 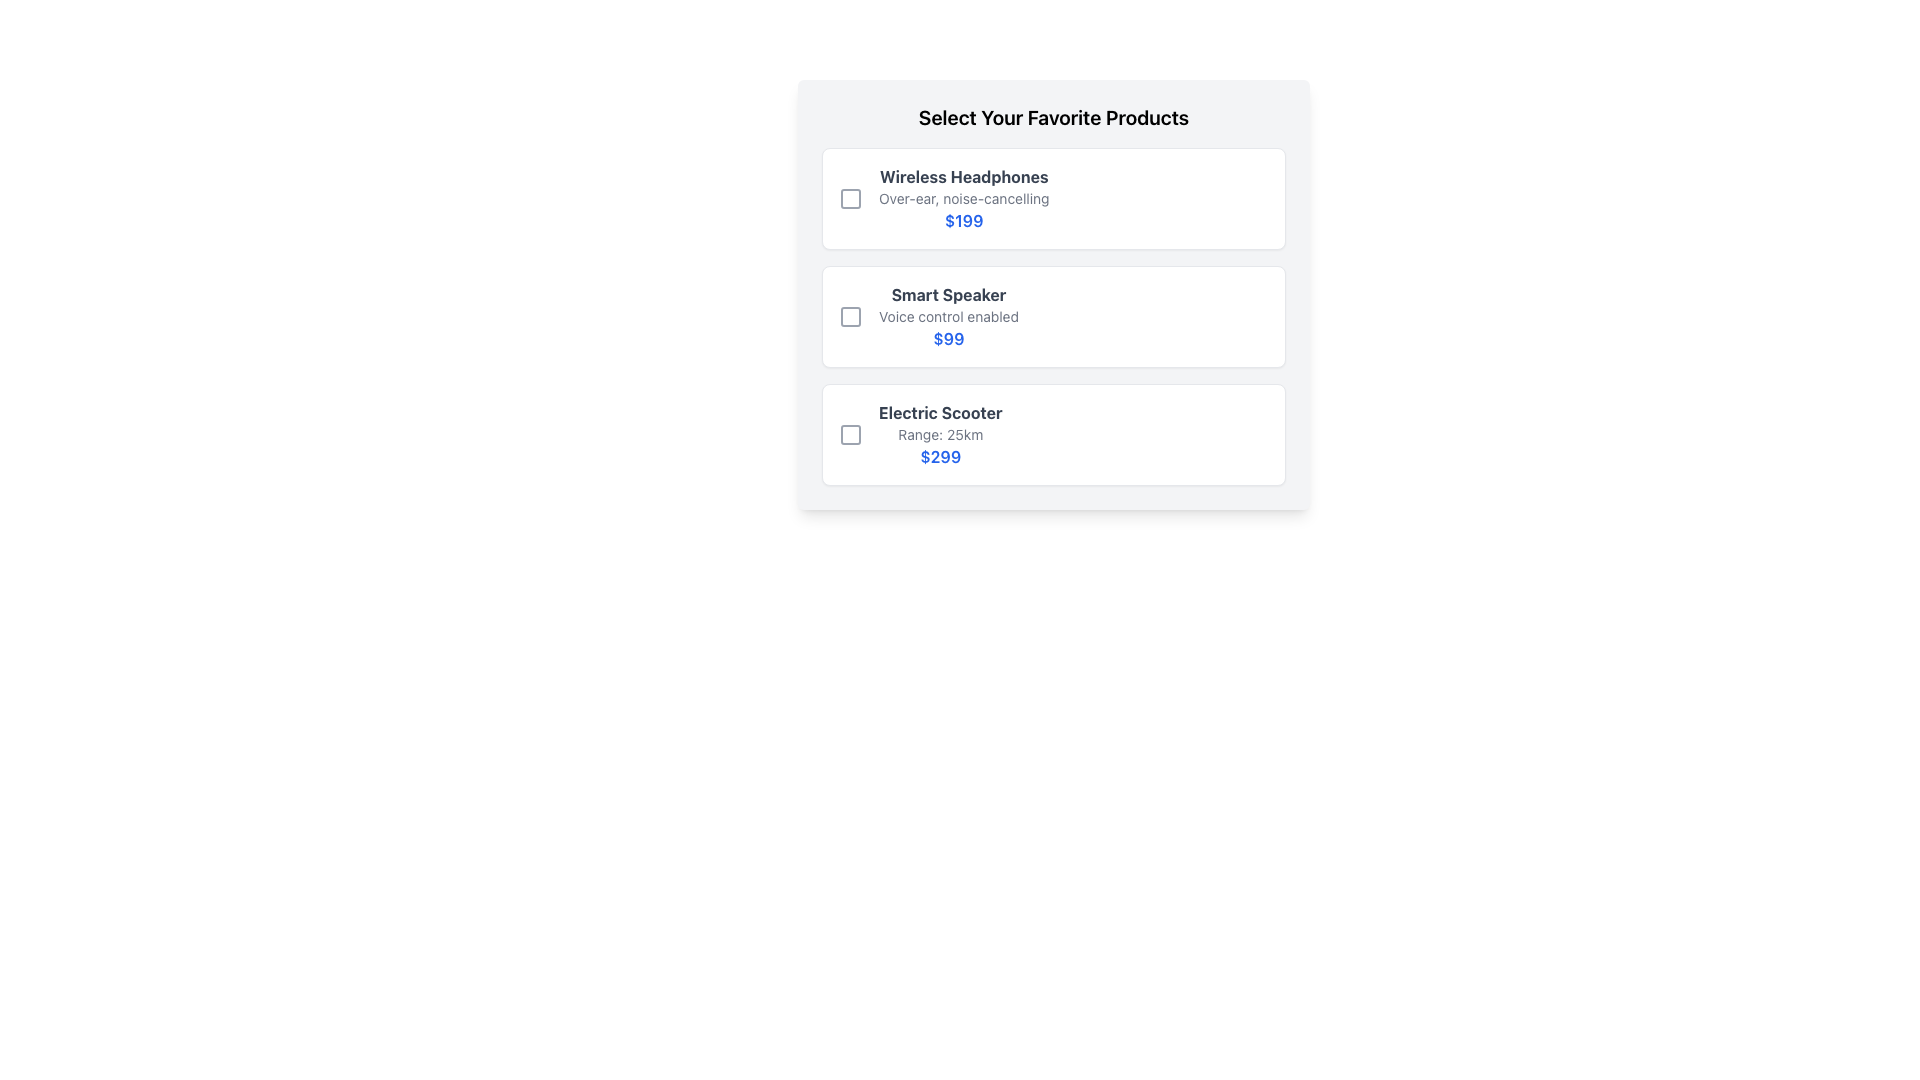 What do you see at coordinates (964, 199) in the screenshot?
I see `the text block containing 'Wireless Headphones'` at bounding box center [964, 199].